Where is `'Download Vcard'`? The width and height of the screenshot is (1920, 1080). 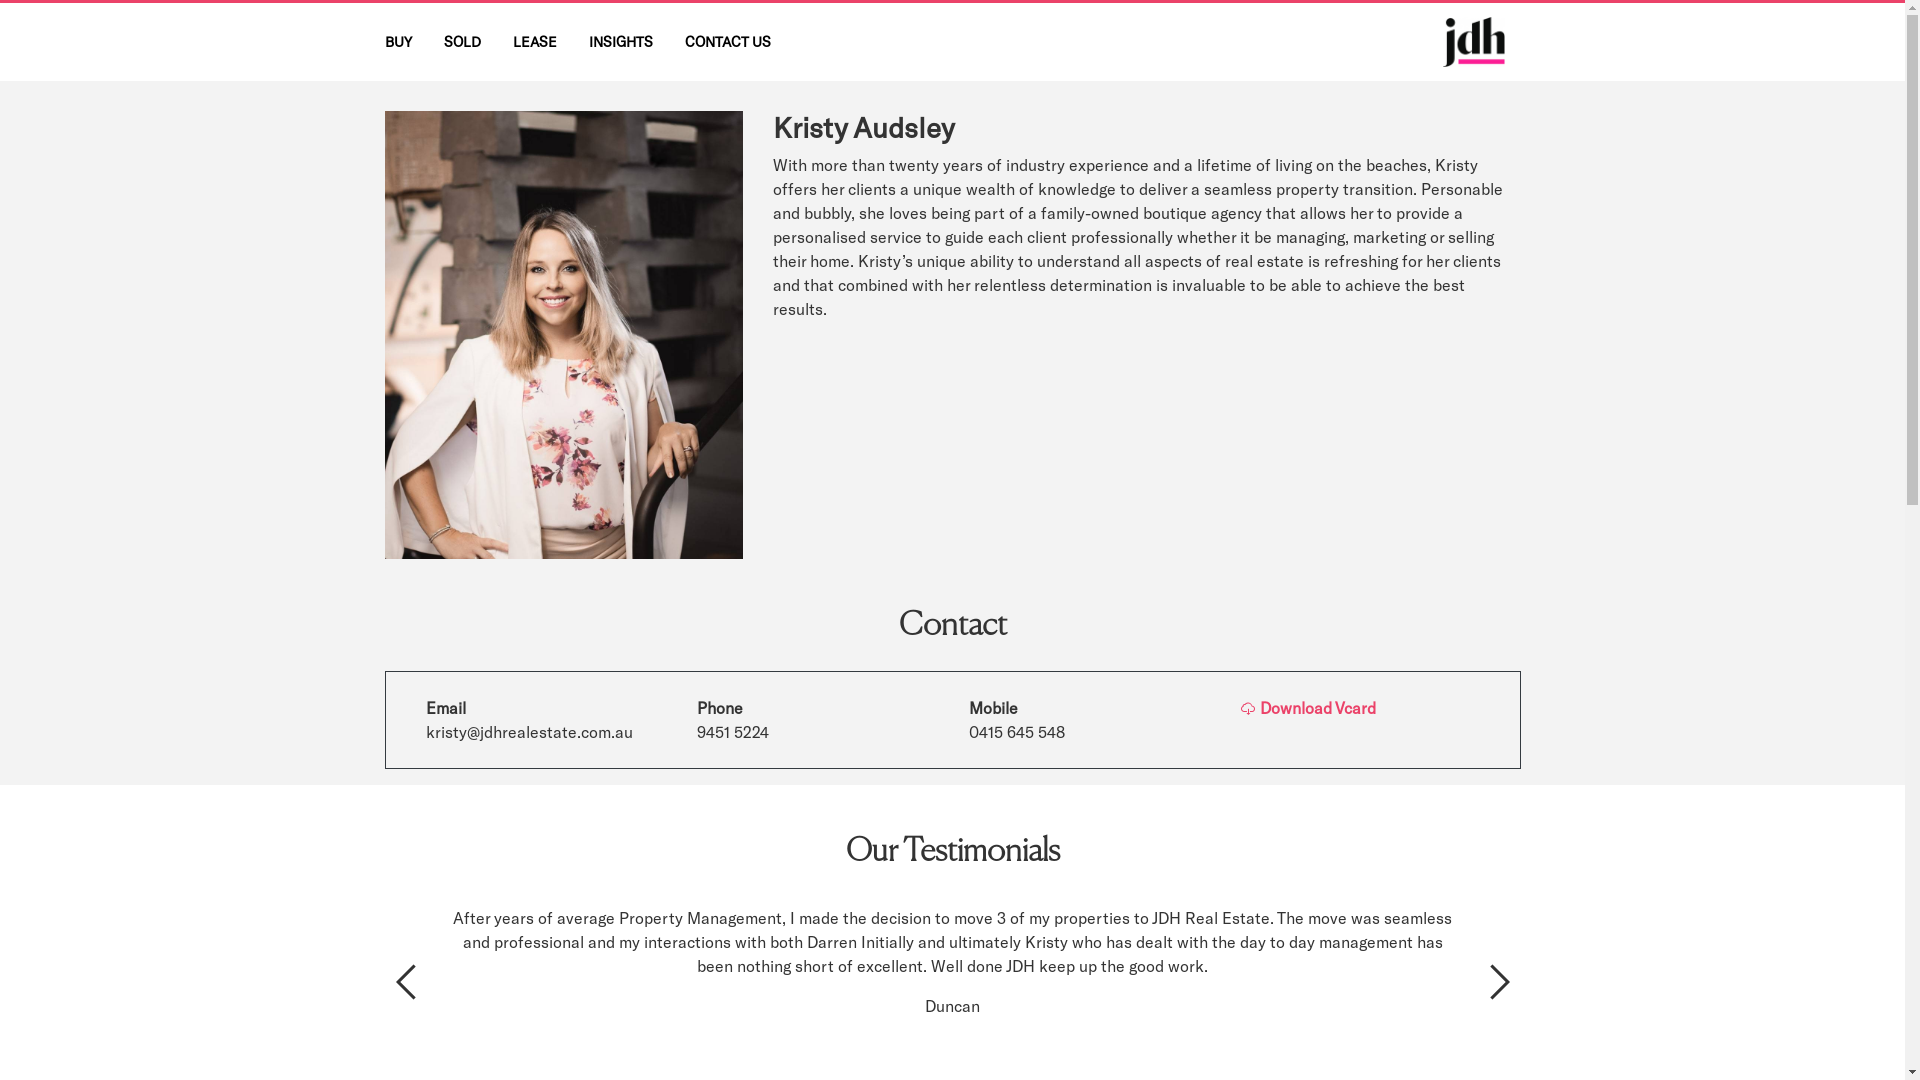
'Download Vcard' is located at coordinates (1308, 706).